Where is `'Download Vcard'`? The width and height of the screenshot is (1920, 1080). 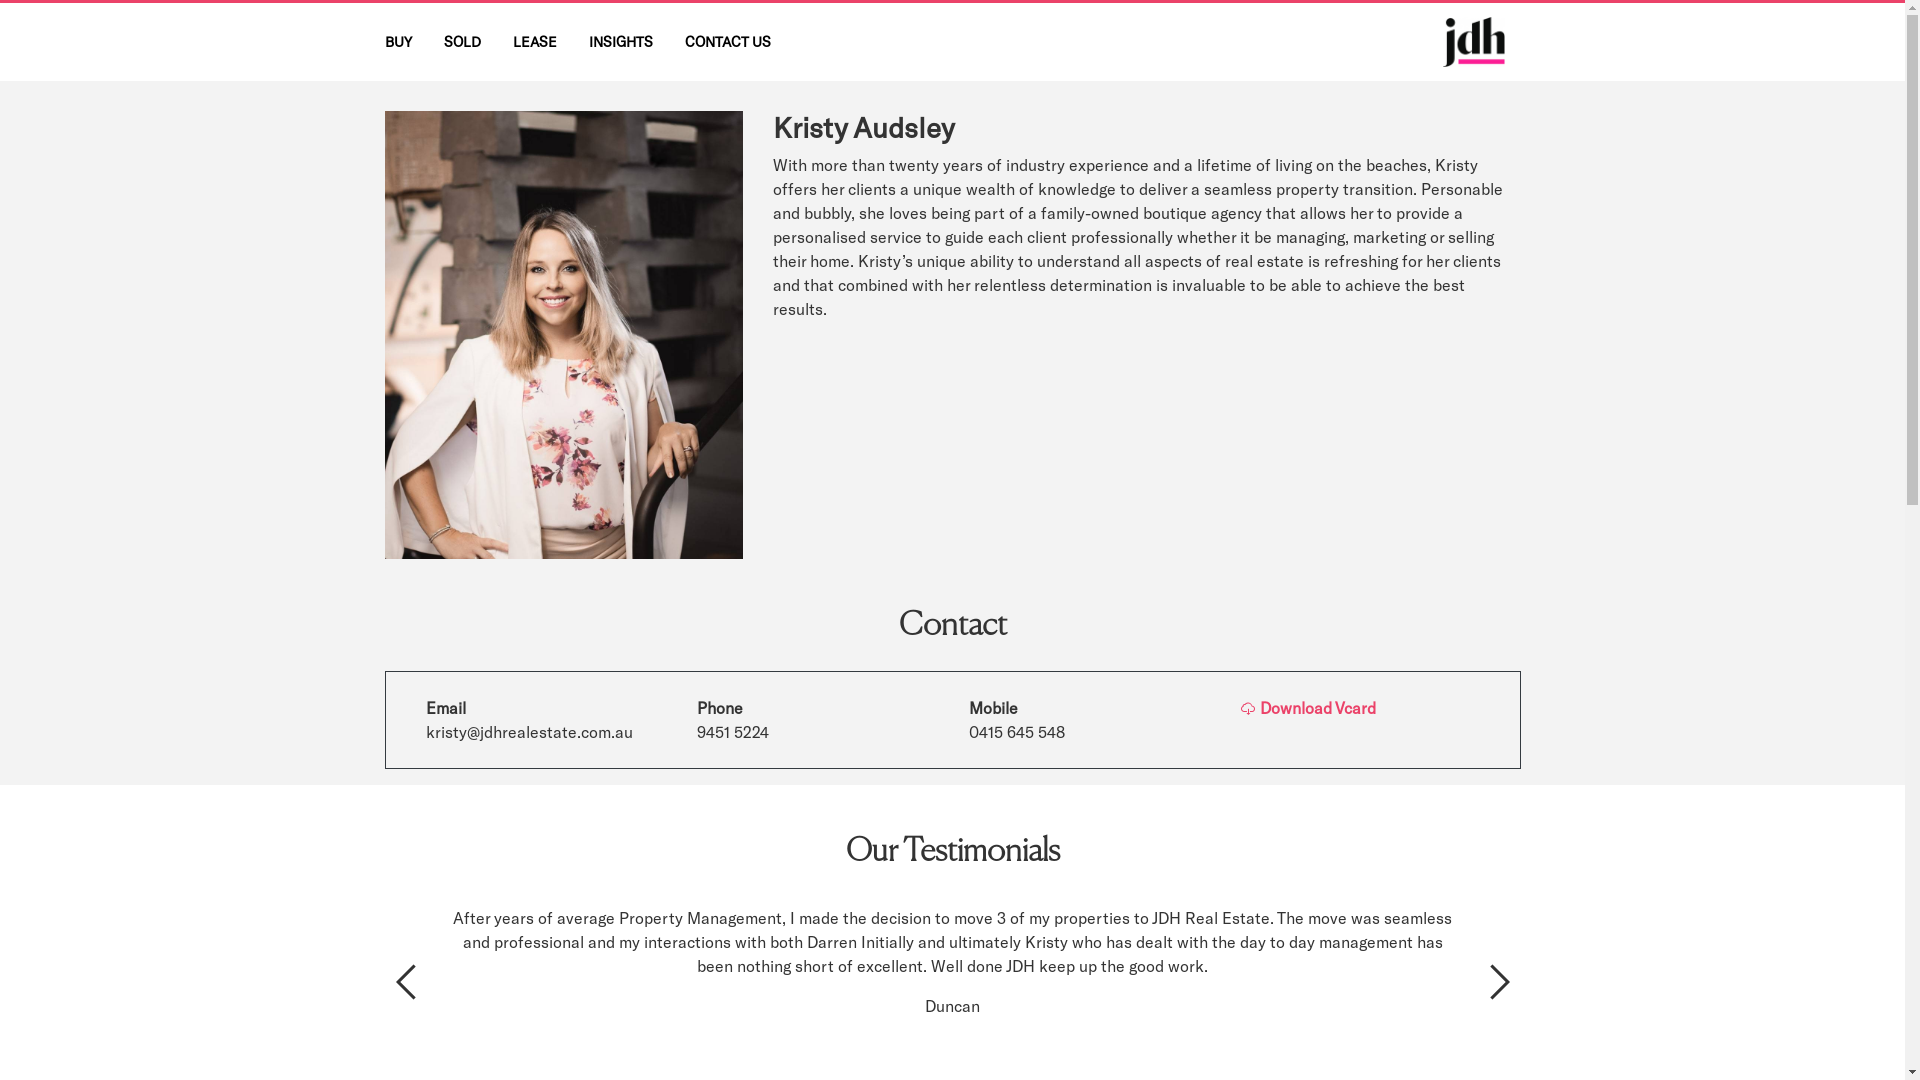
'Download Vcard' is located at coordinates (1308, 706).